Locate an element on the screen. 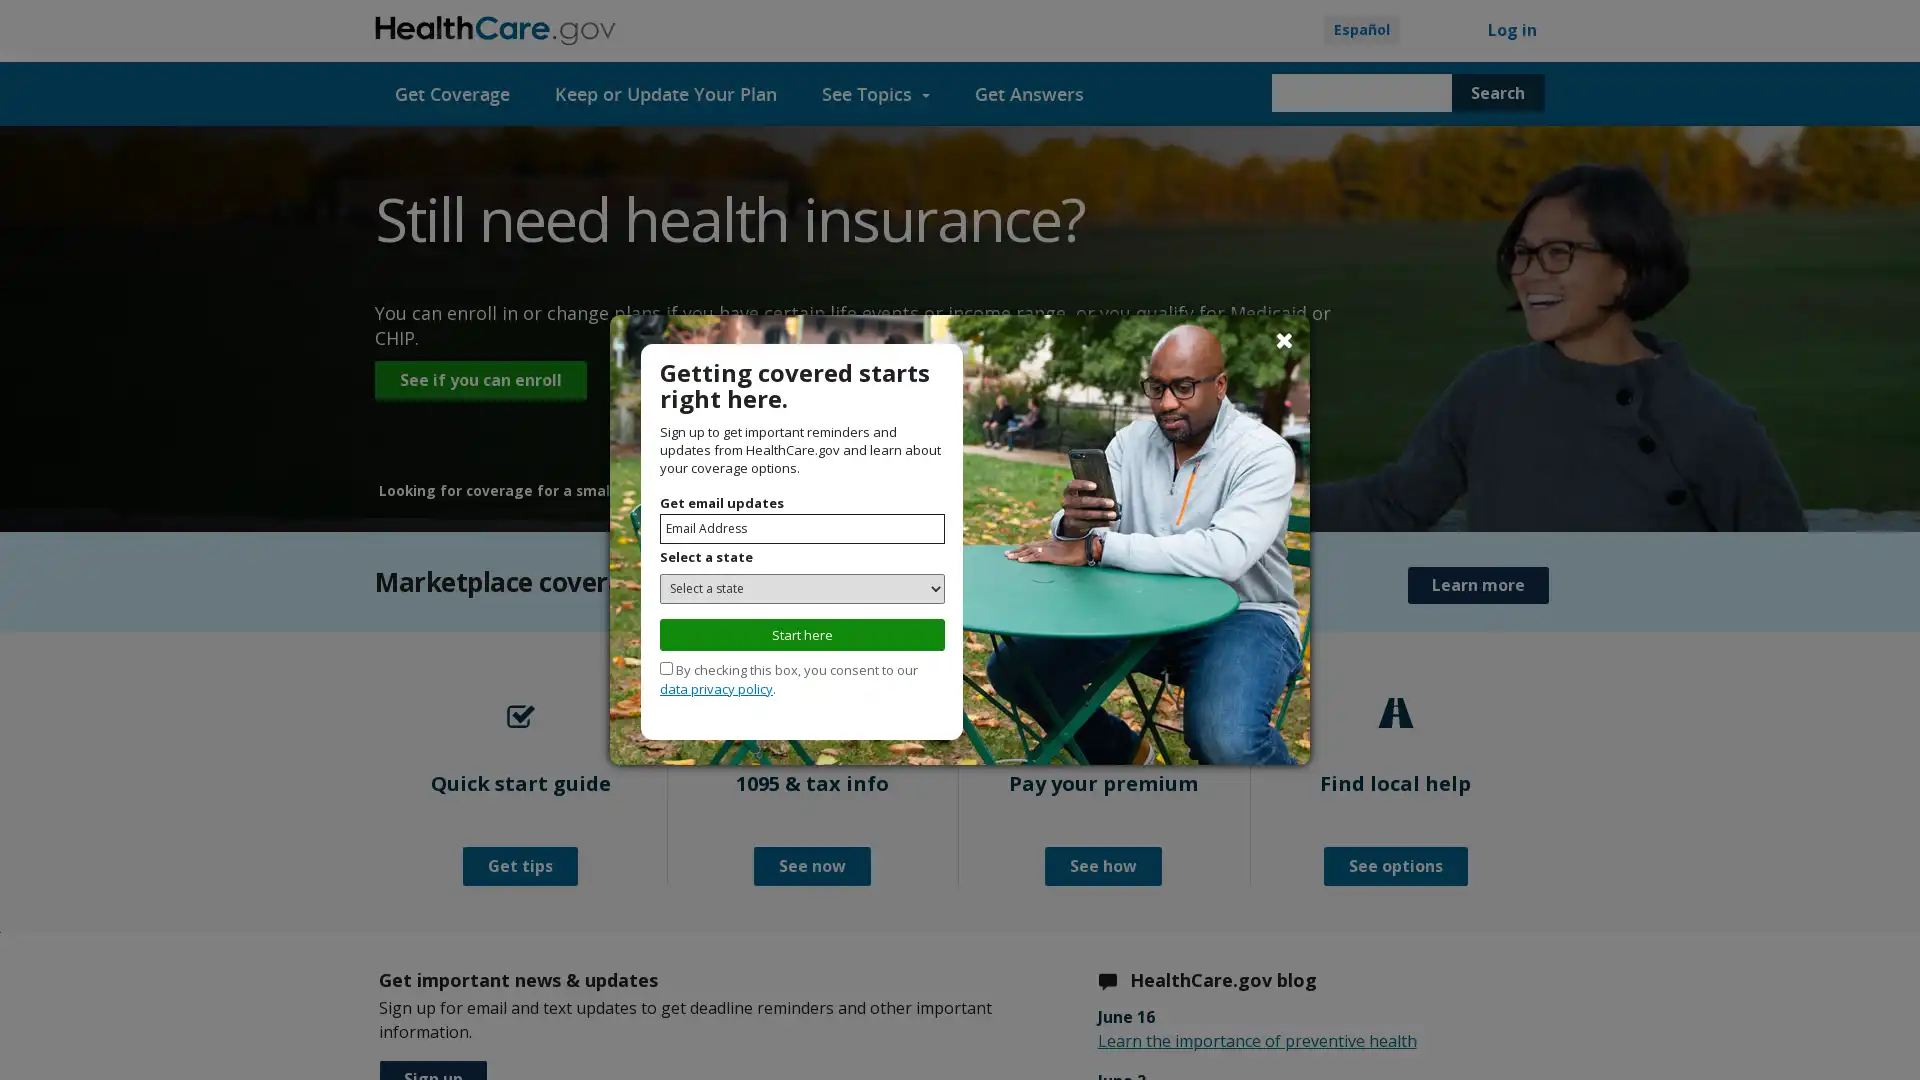 This screenshot has width=1920, height=1080. Start here is located at coordinates (802, 633).